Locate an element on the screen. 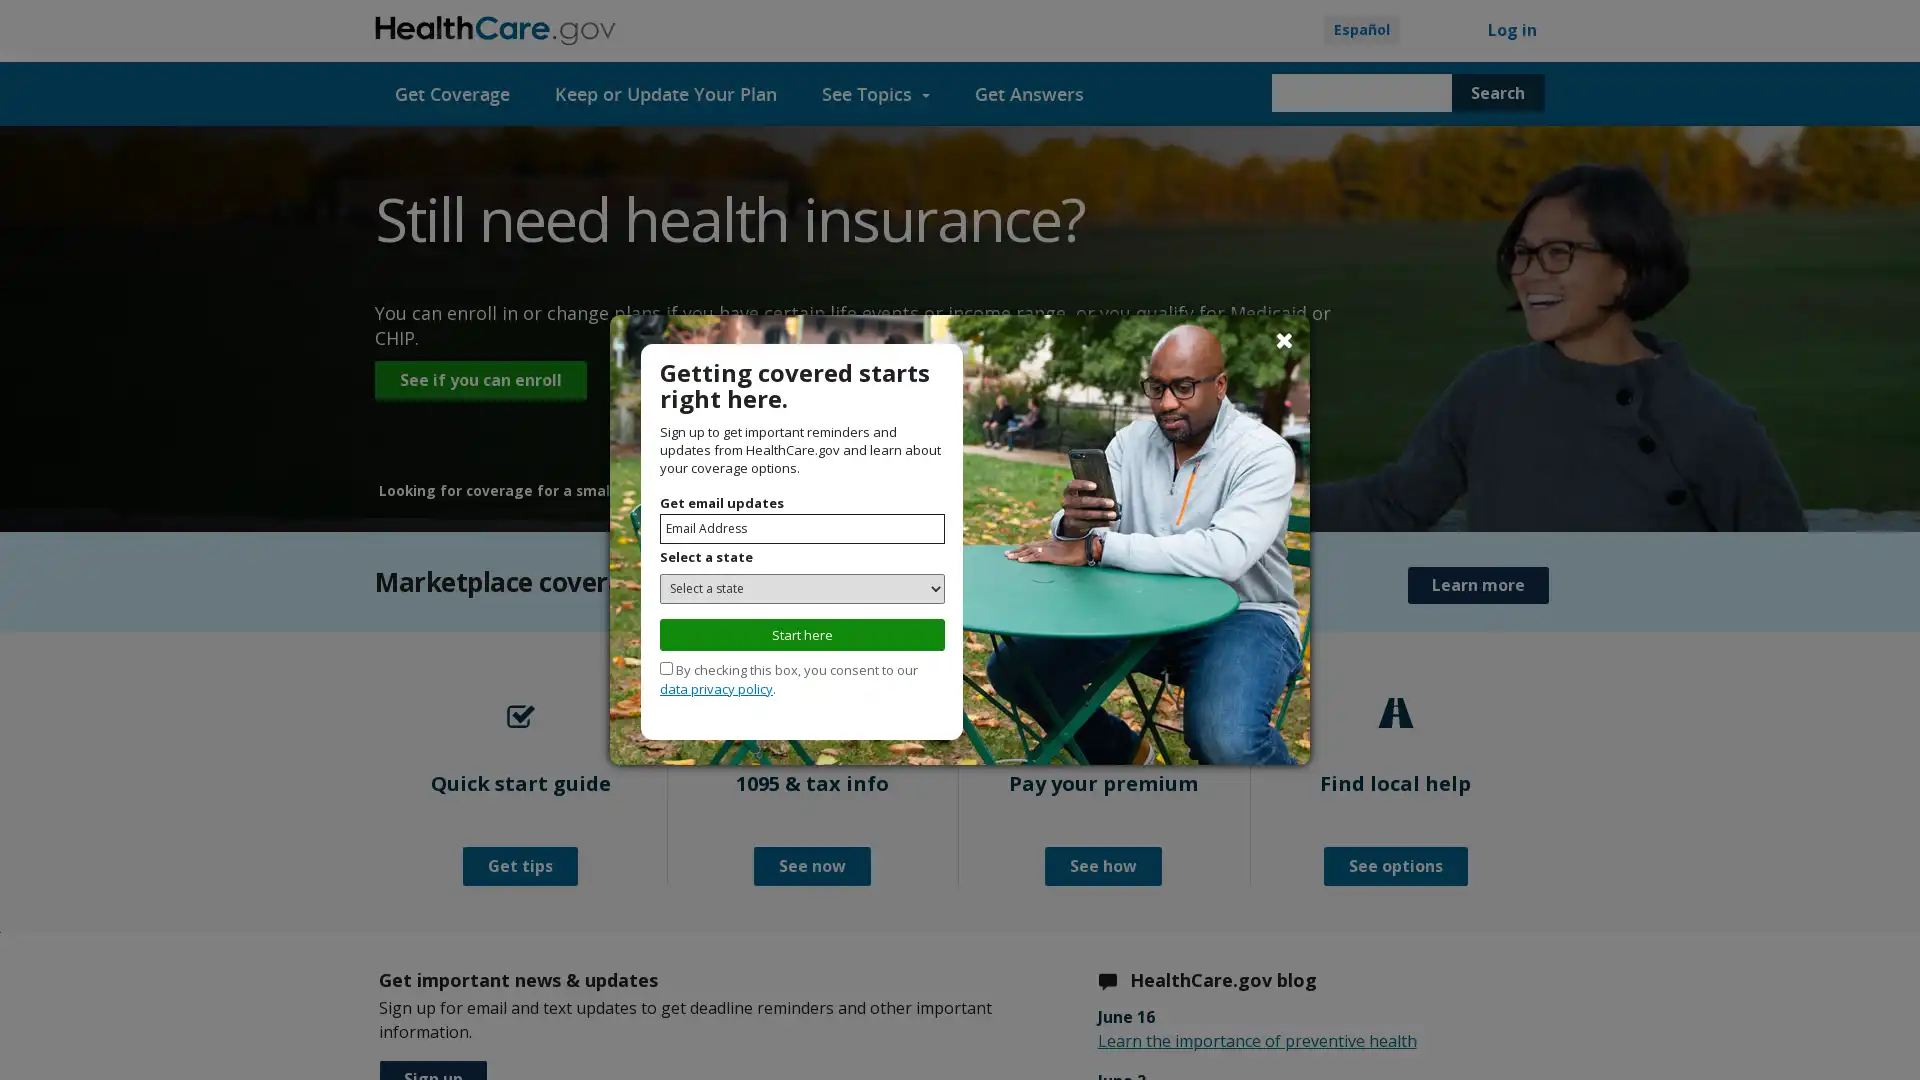 This screenshot has width=1920, height=1080. Start here is located at coordinates (802, 633).